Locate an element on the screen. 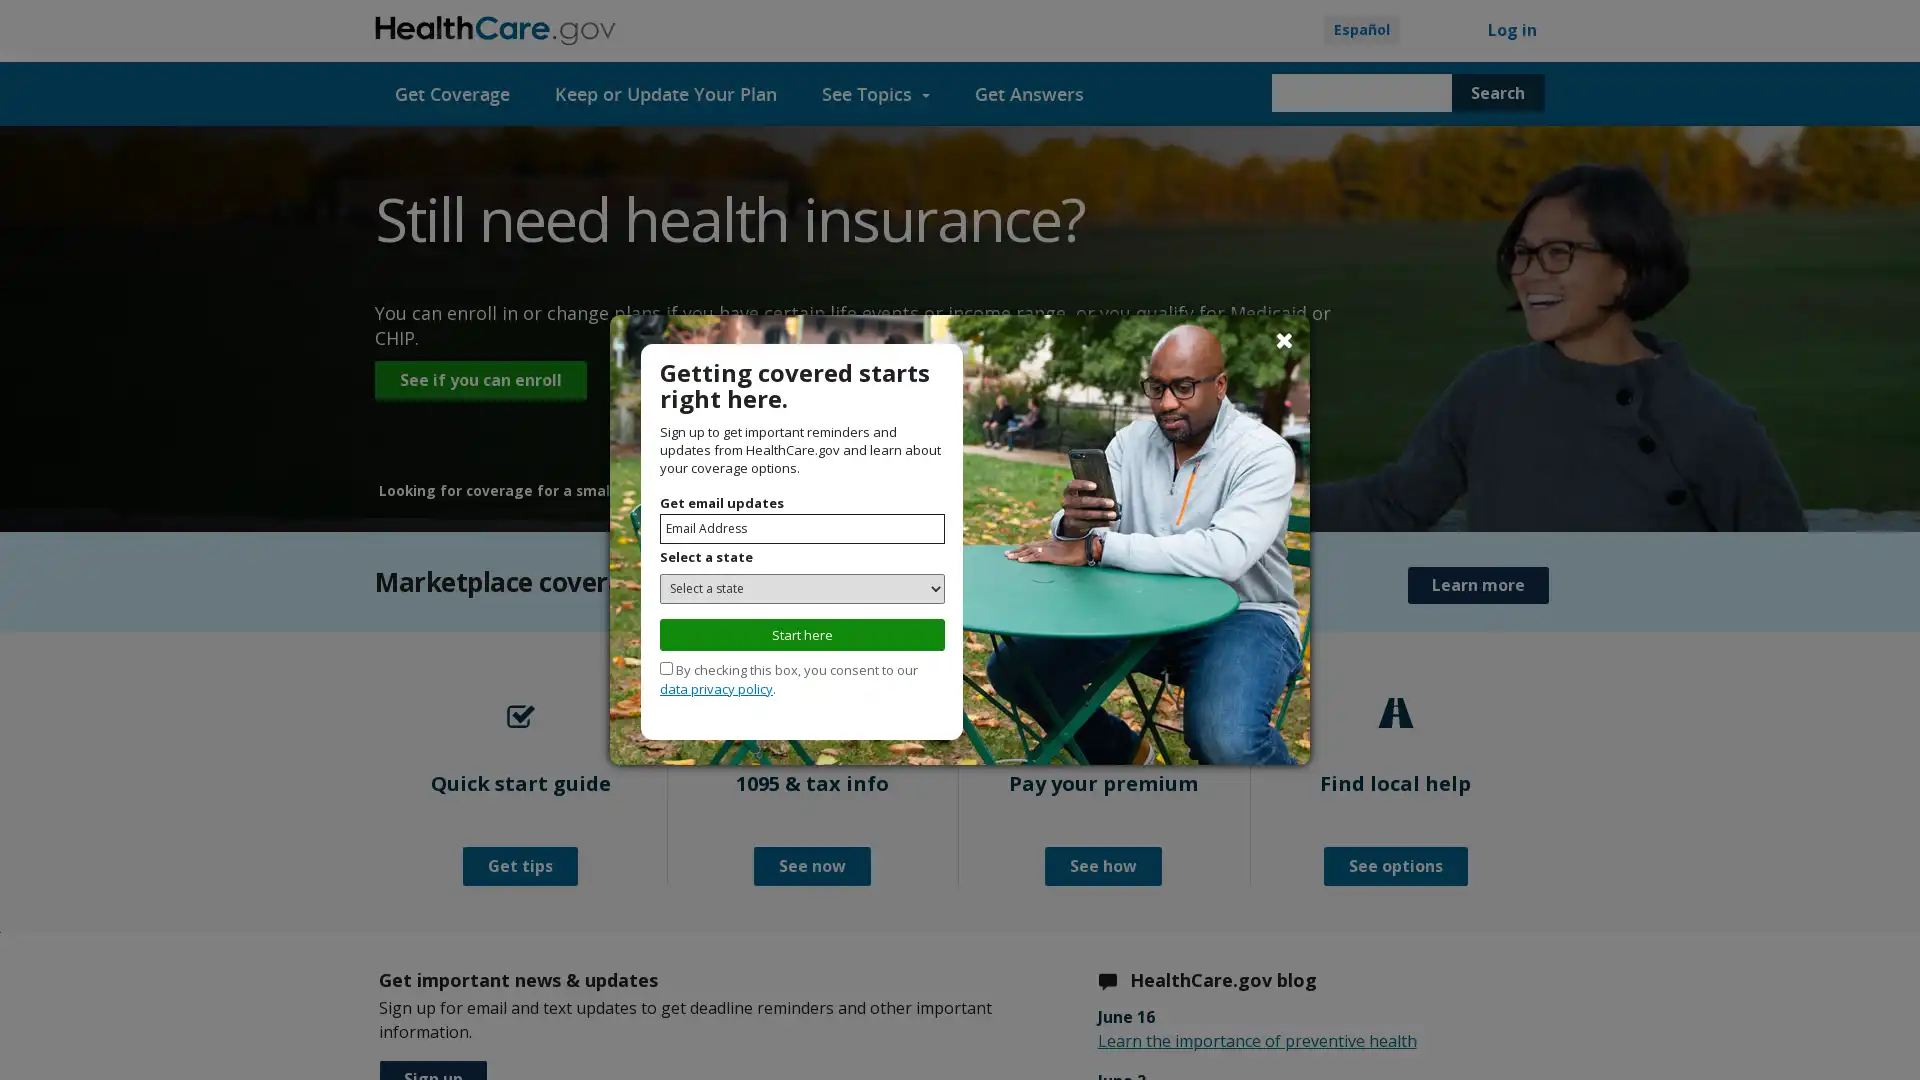 This screenshot has width=1920, height=1080. Start here is located at coordinates (802, 633).